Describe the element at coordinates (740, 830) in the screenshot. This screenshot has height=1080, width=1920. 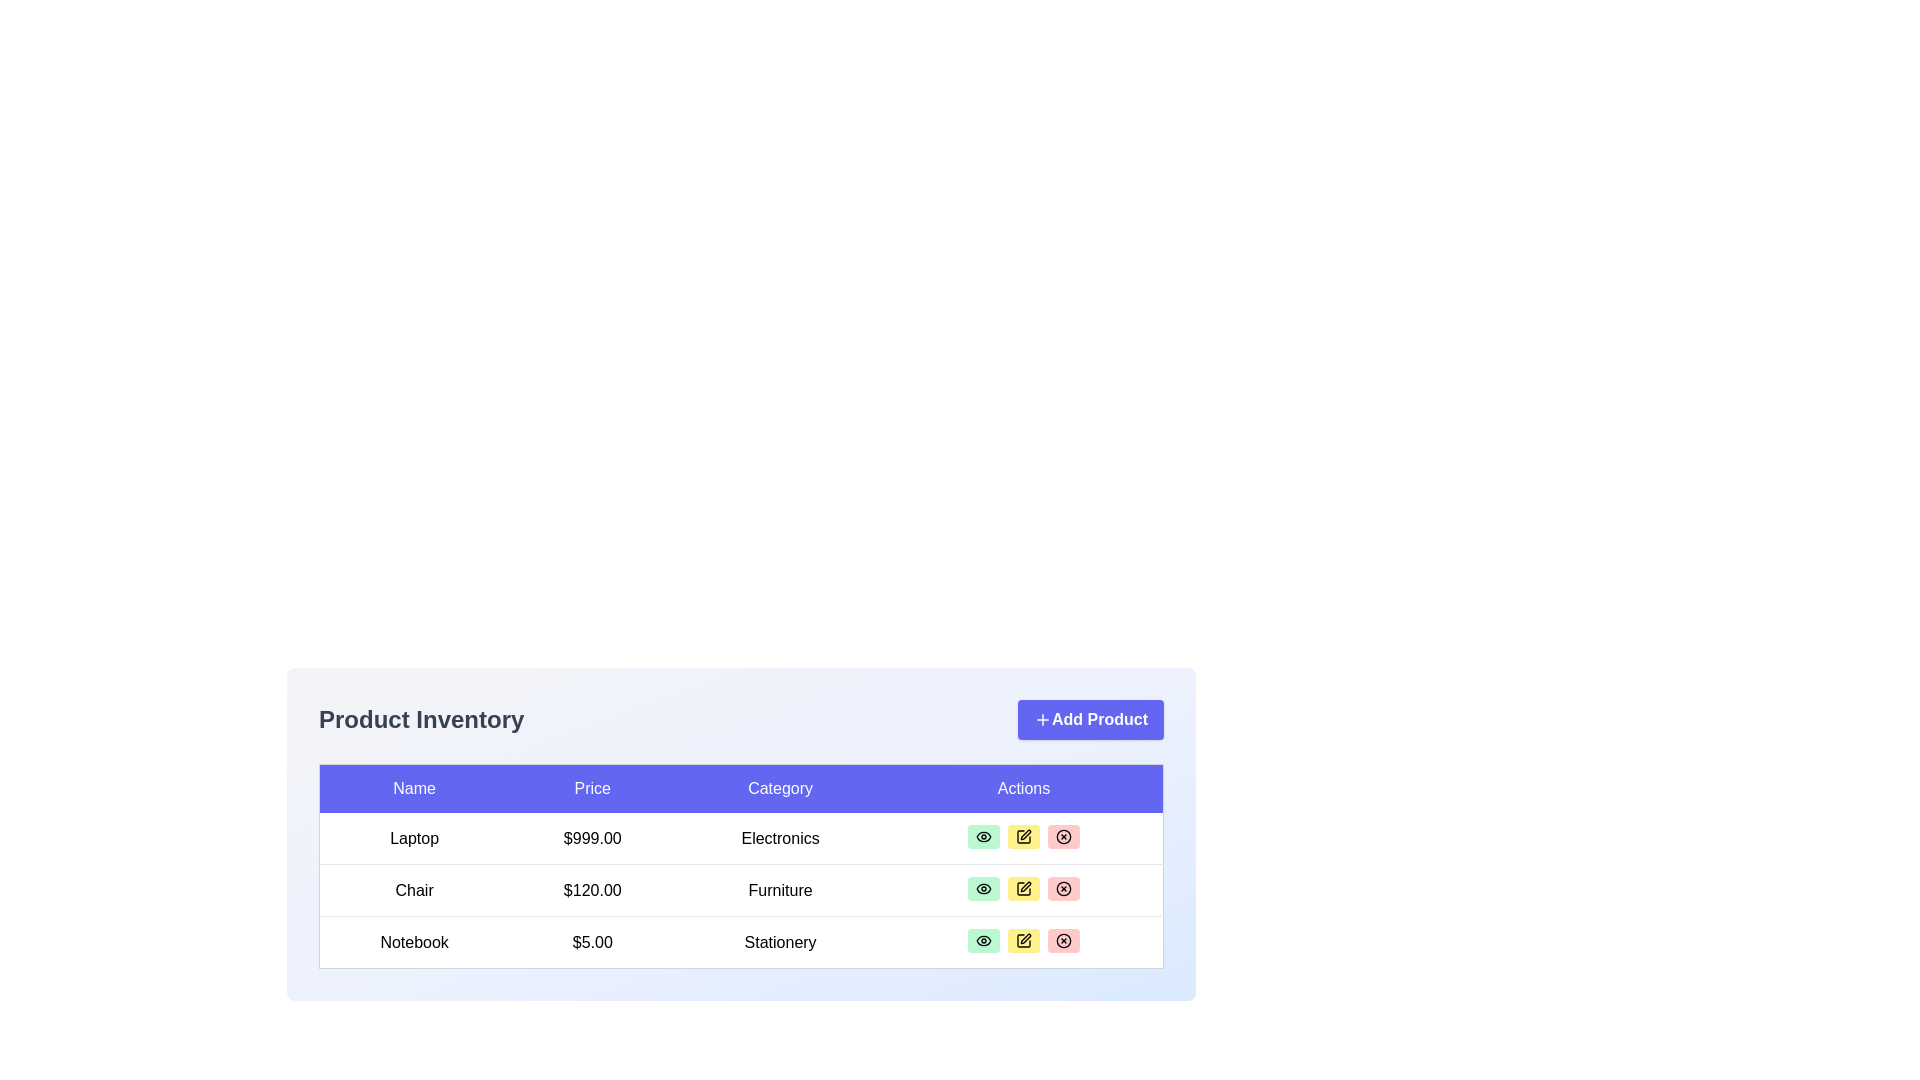
I see `the table cell displaying the category value 'Electronics' in the inventory section, located in the first row under the 'Category' column` at that location.